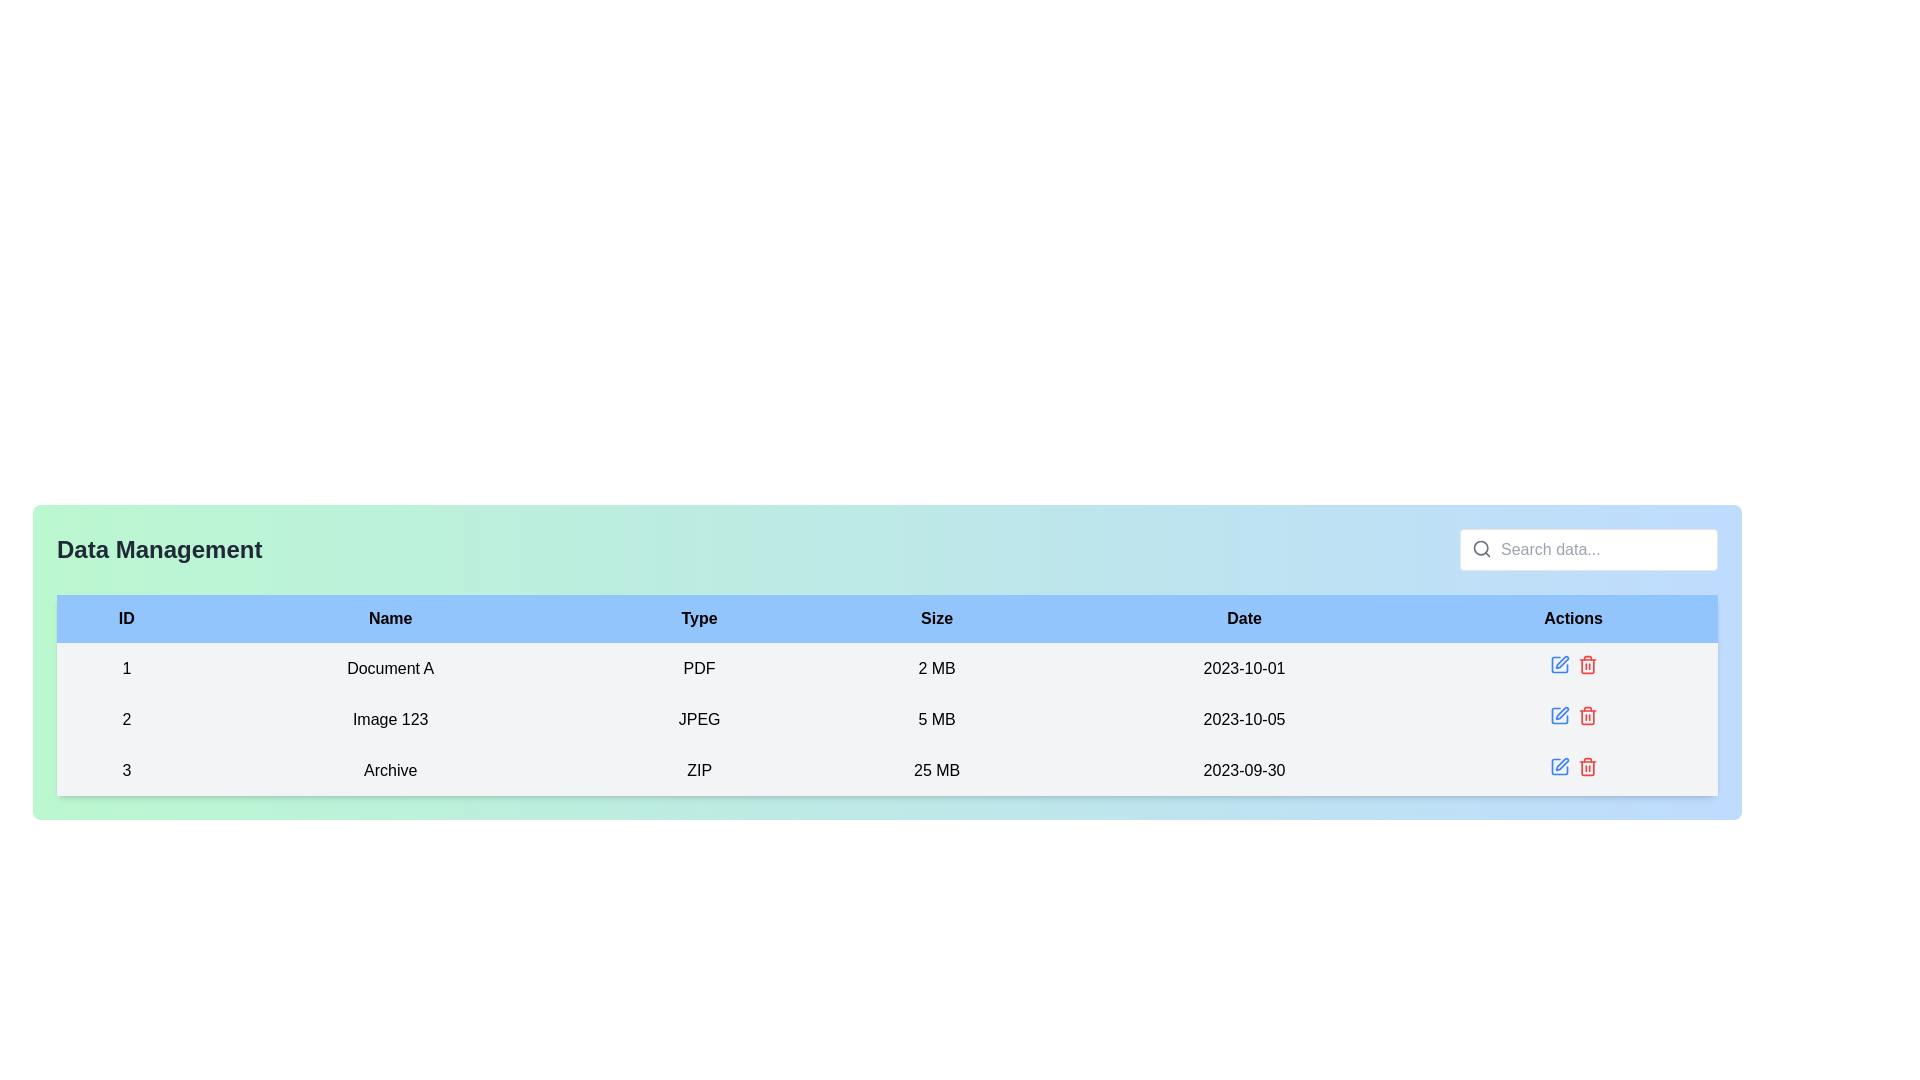  Describe the element at coordinates (1586, 715) in the screenshot. I see `the small red trash bin icon in the 'Actions' column of the second row of the table to trigger the hover effect that changes its color to a slightly darker red` at that location.